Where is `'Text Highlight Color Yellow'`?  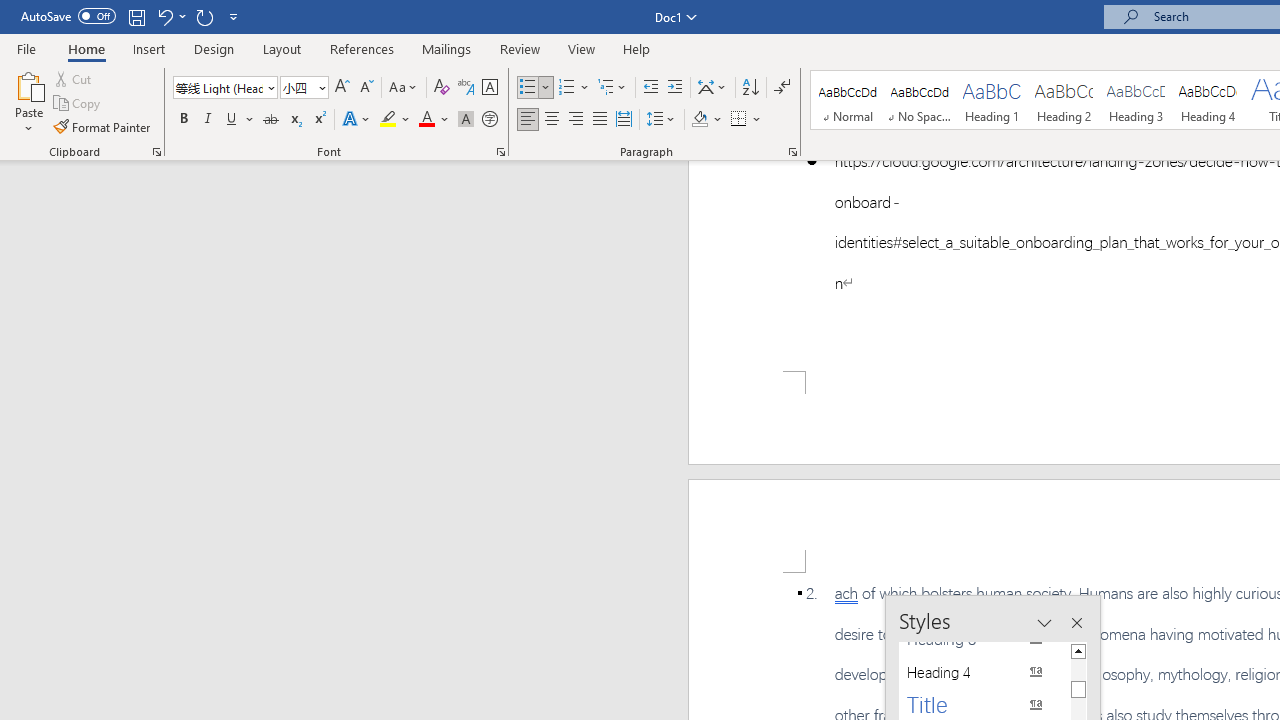
'Text Highlight Color Yellow' is located at coordinates (388, 119).